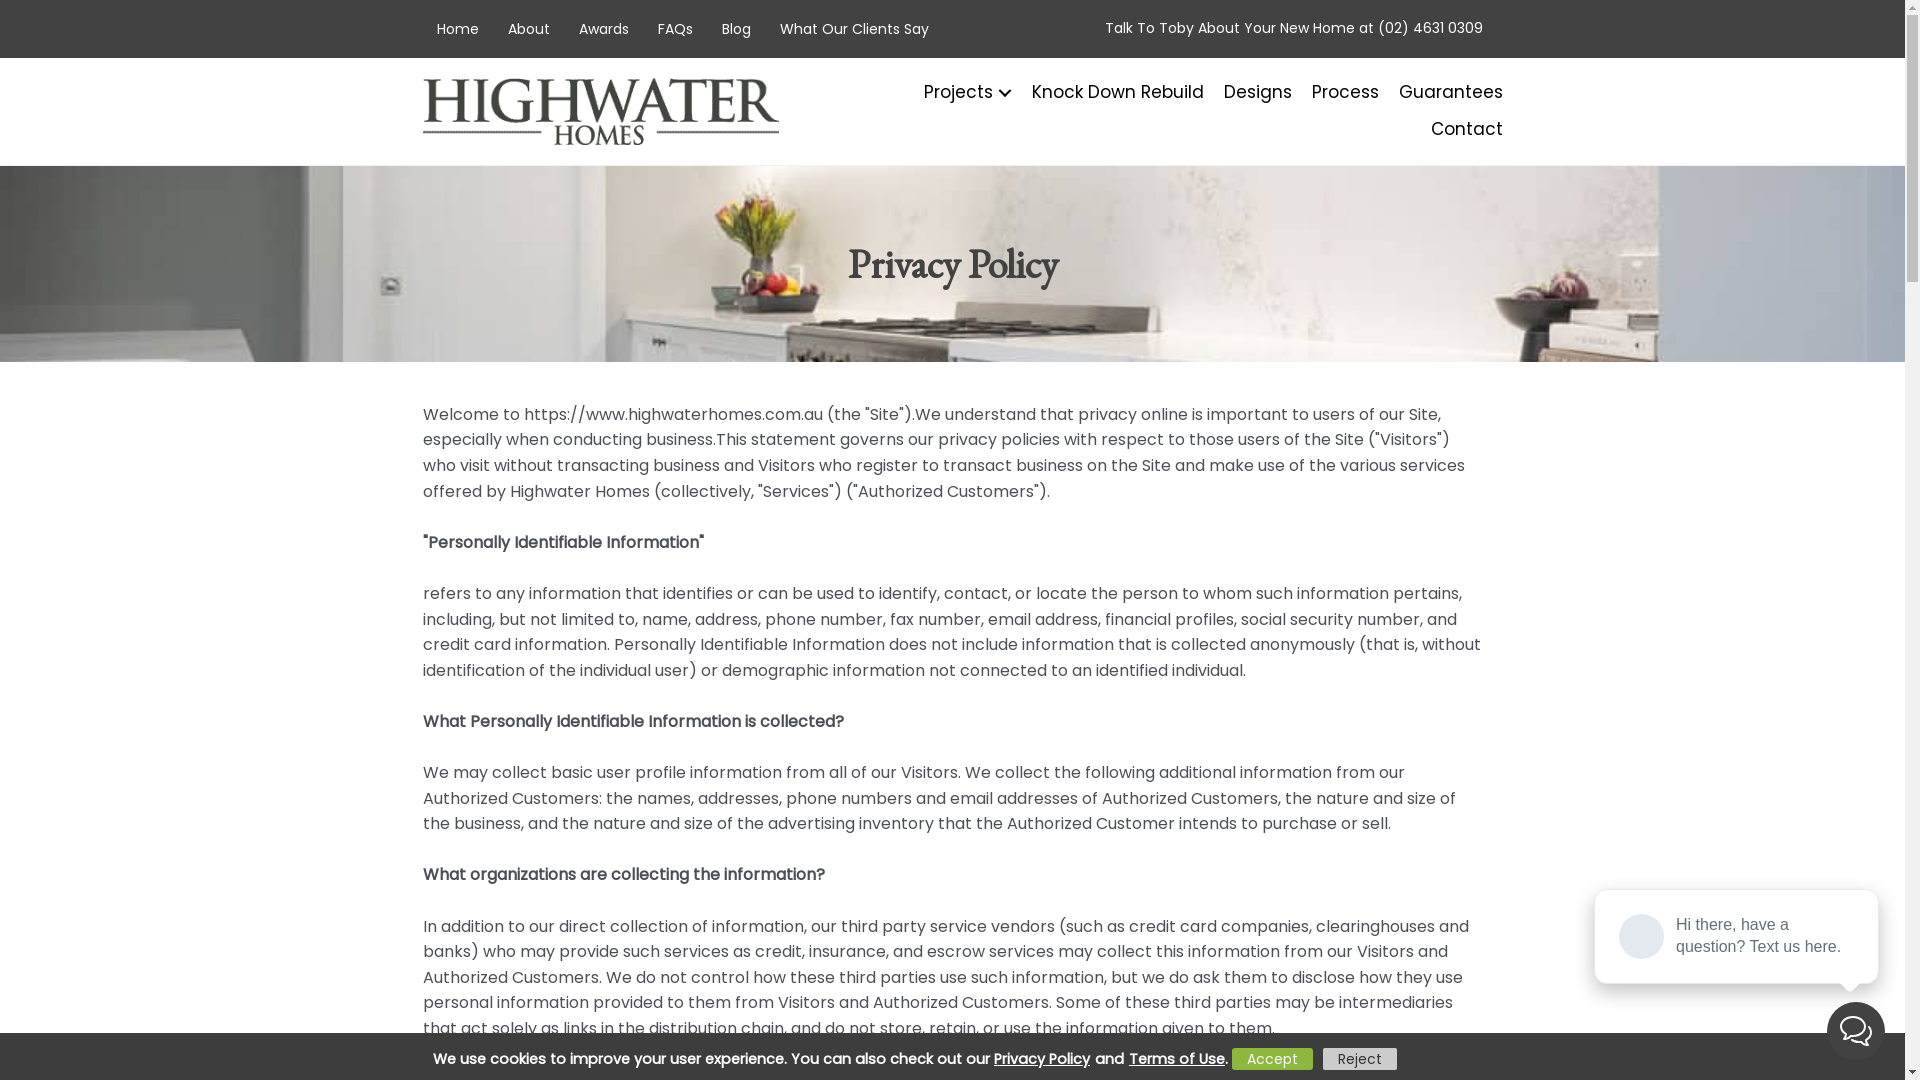  What do you see at coordinates (1376, 27) in the screenshot?
I see `'(02) 4631 0309'` at bounding box center [1376, 27].